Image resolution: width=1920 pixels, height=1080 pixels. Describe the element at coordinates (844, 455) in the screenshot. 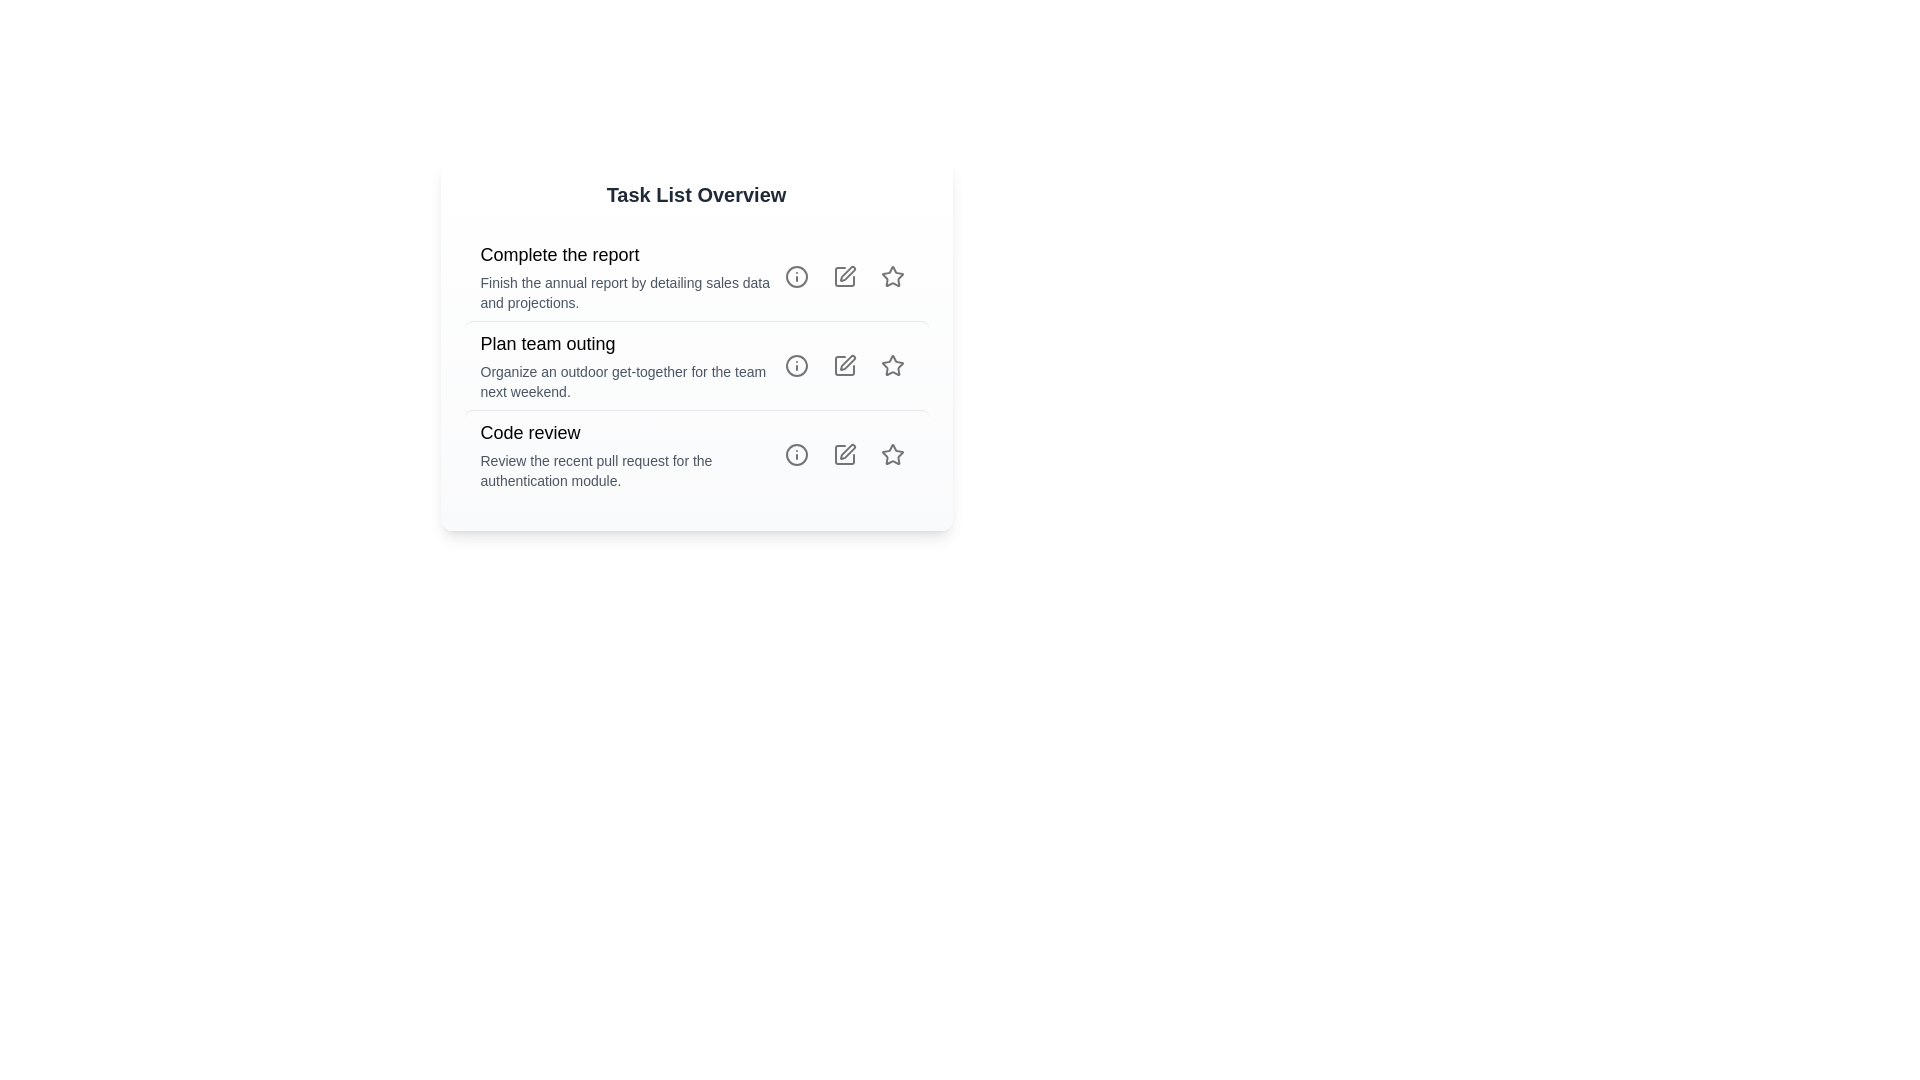

I see `the green pencil editing icon button, which is the third button in the 'Code review' row, to initiate editing` at that location.